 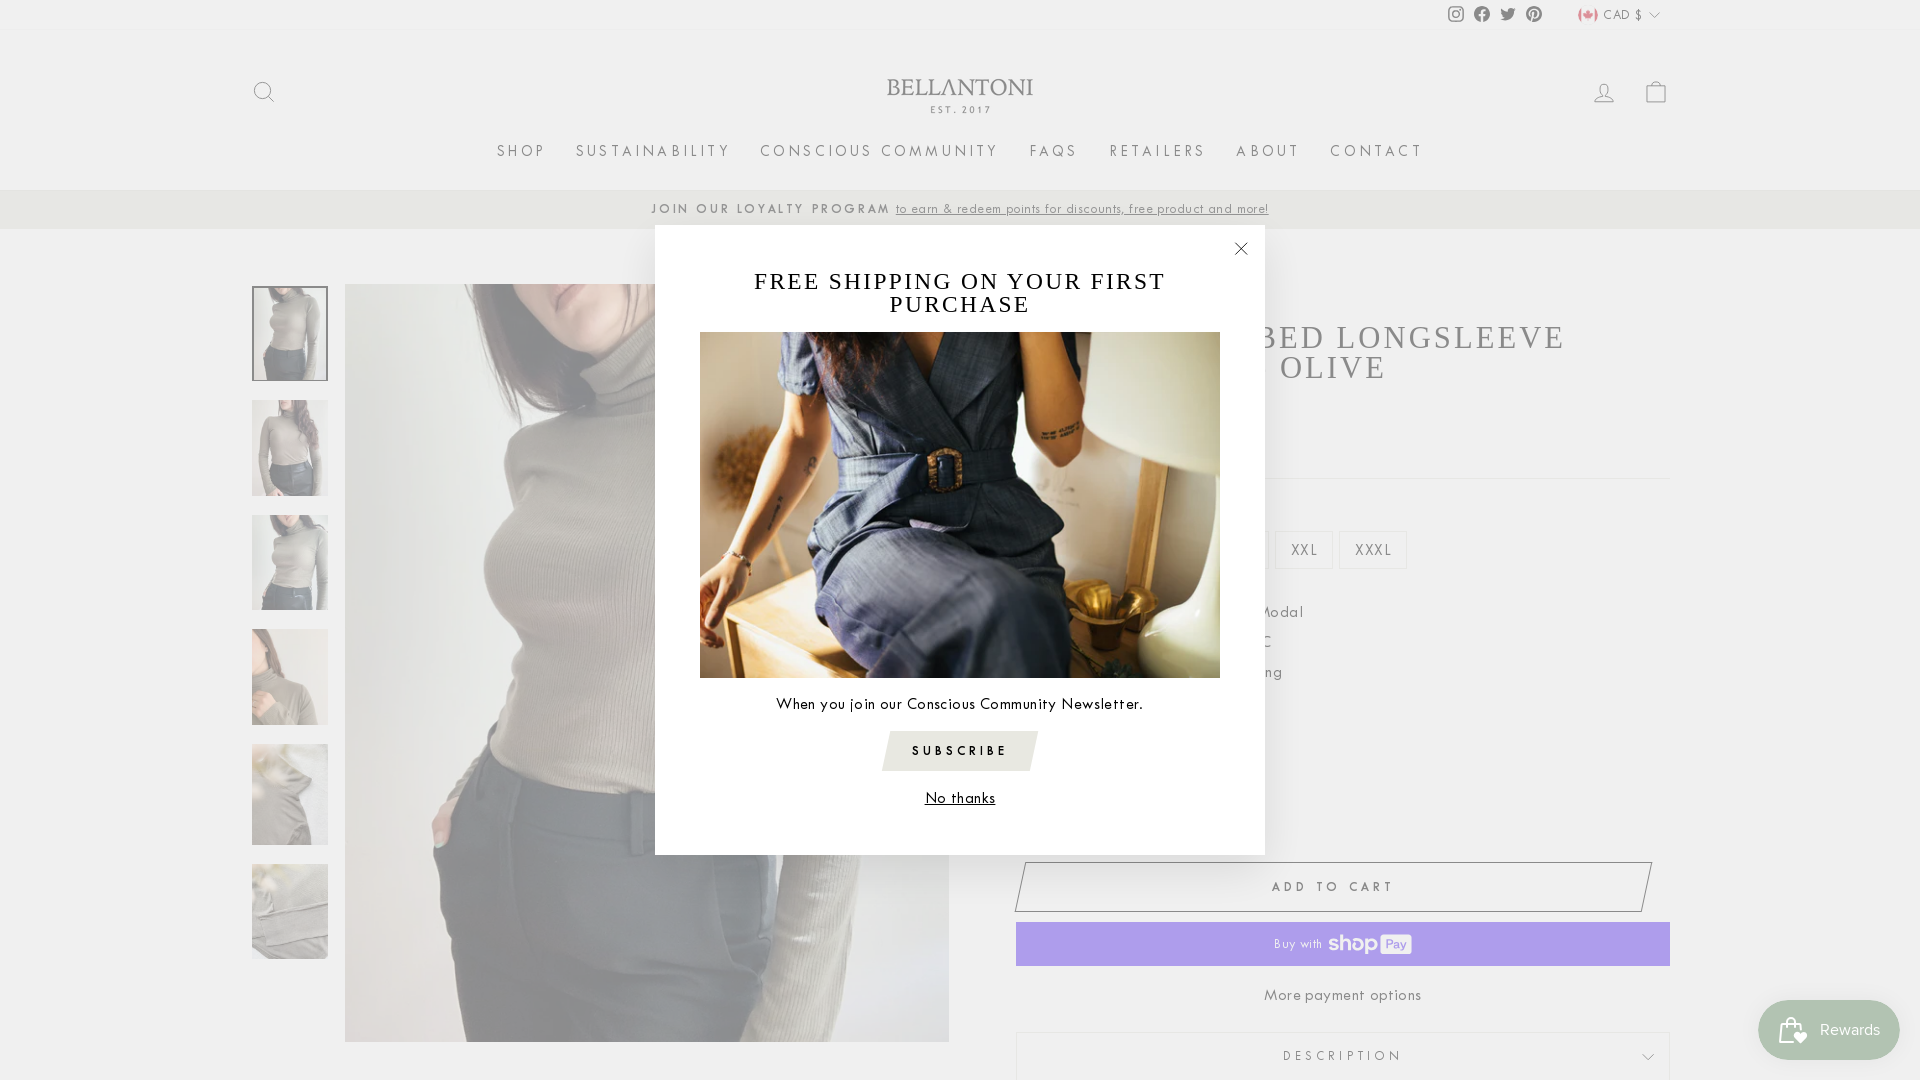 I want to click on 'SEARCH', so click(x=263, y=92).